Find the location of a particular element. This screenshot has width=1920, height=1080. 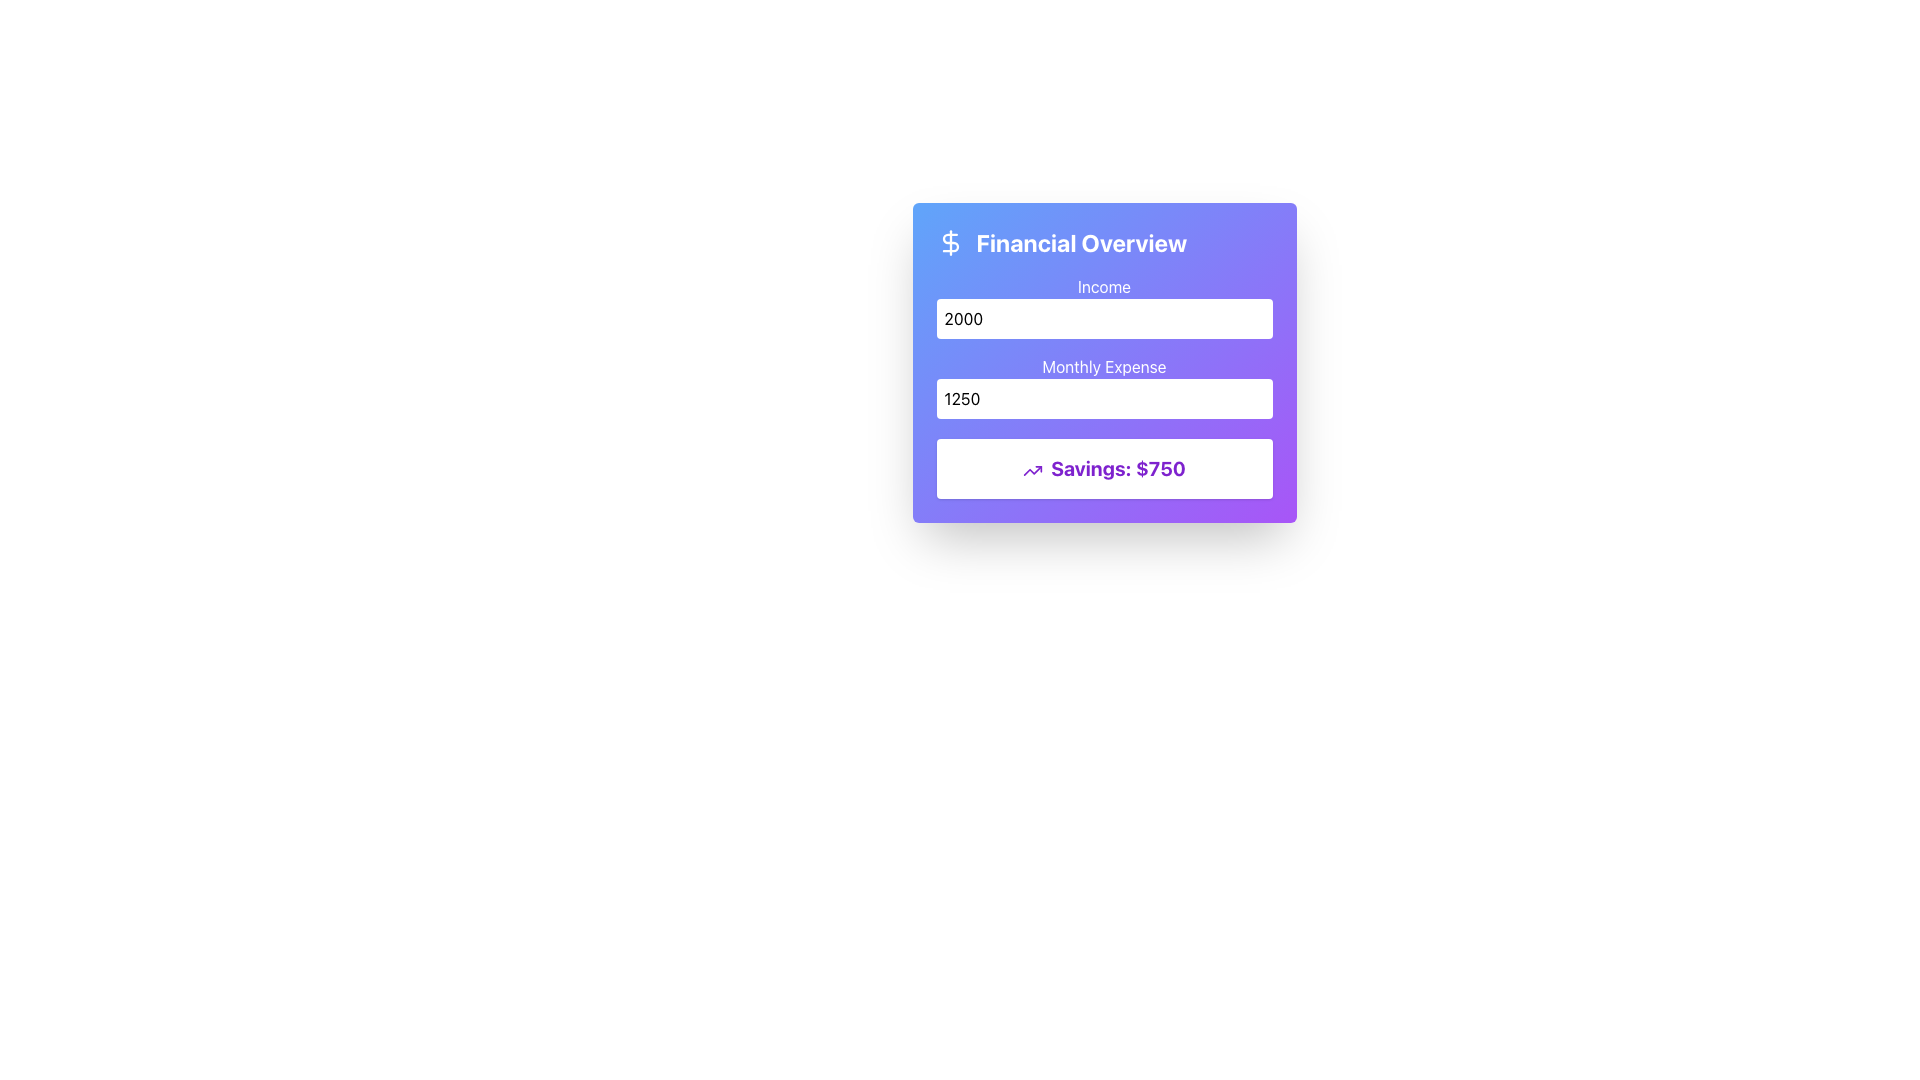

the text label that reads 'Monthly Expense', which is styled with white text on a purple gradient background and positioned above the numeric input field is located at coordinates (1103, 366).